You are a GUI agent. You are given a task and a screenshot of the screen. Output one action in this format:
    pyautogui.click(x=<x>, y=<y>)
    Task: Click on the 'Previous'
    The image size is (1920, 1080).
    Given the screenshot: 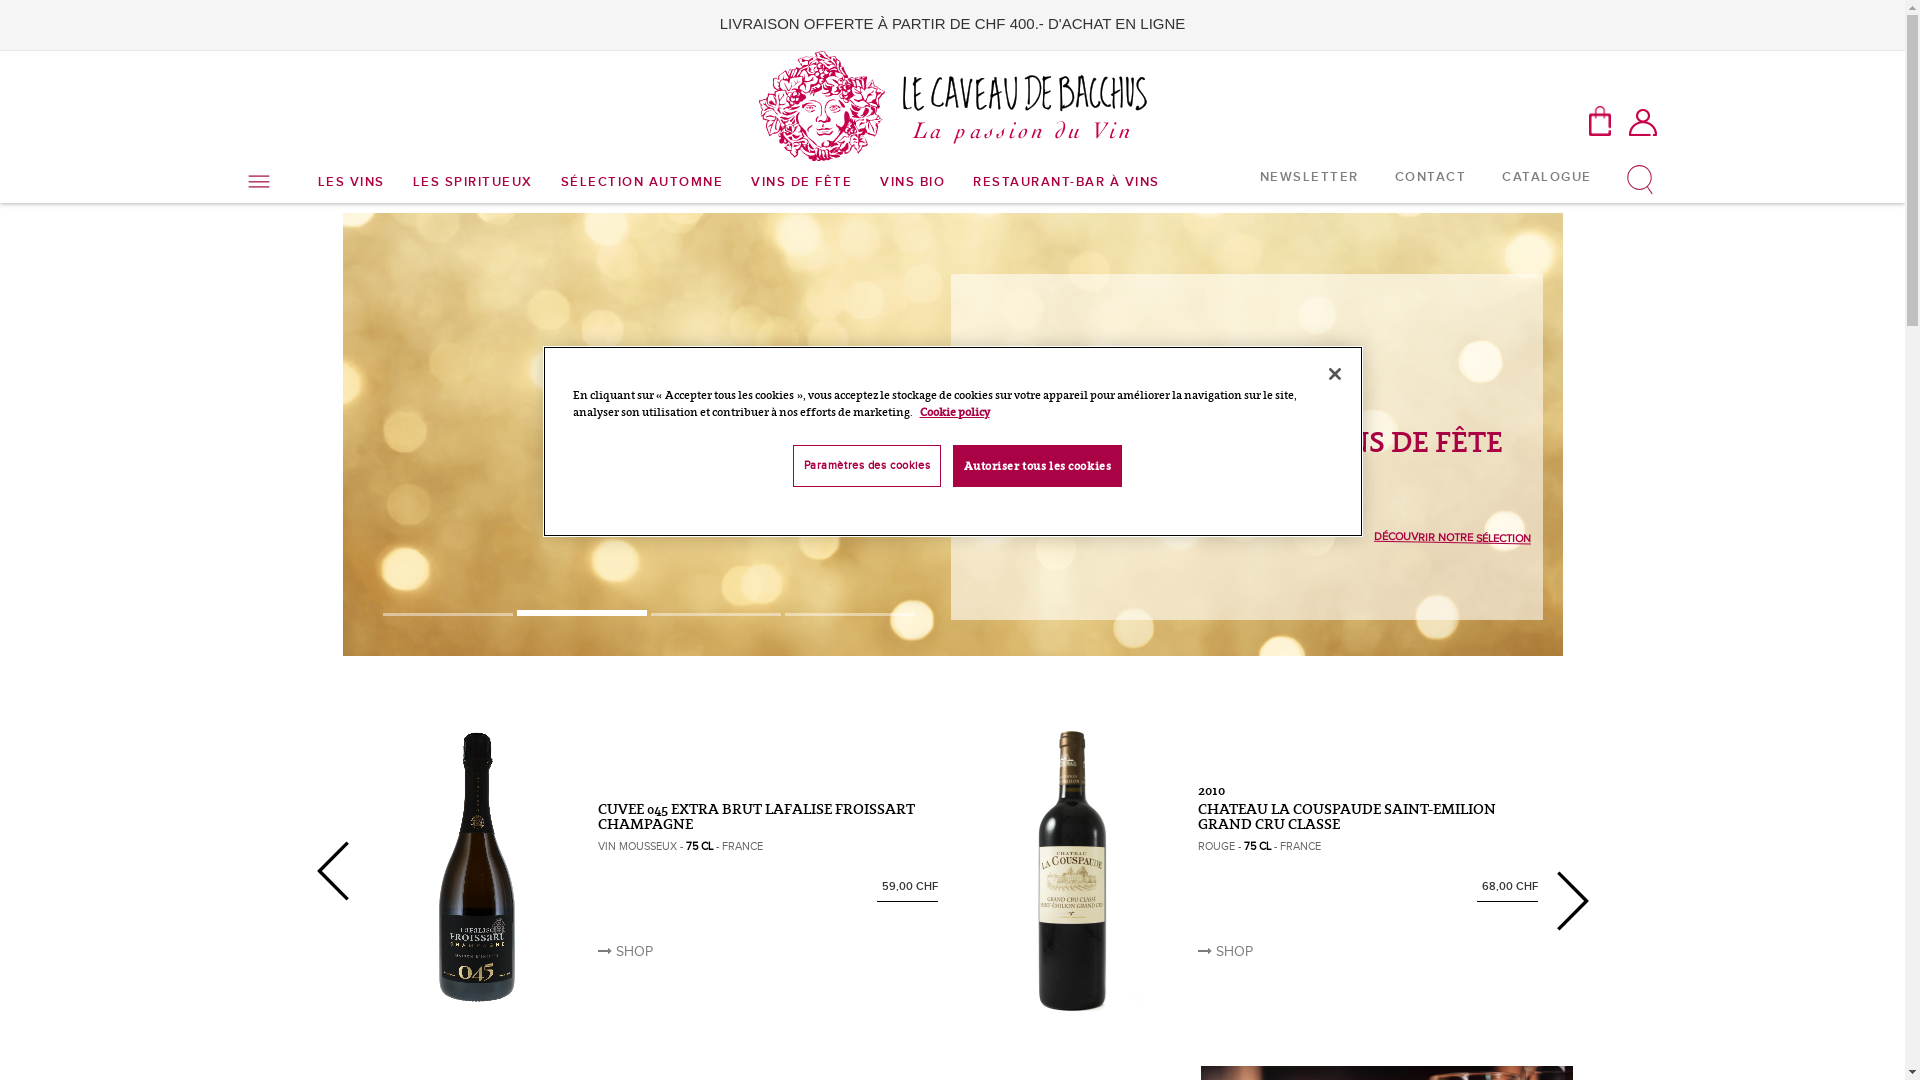 What is the action you would take?
    pyautogui.click(x=331, y=870)
    